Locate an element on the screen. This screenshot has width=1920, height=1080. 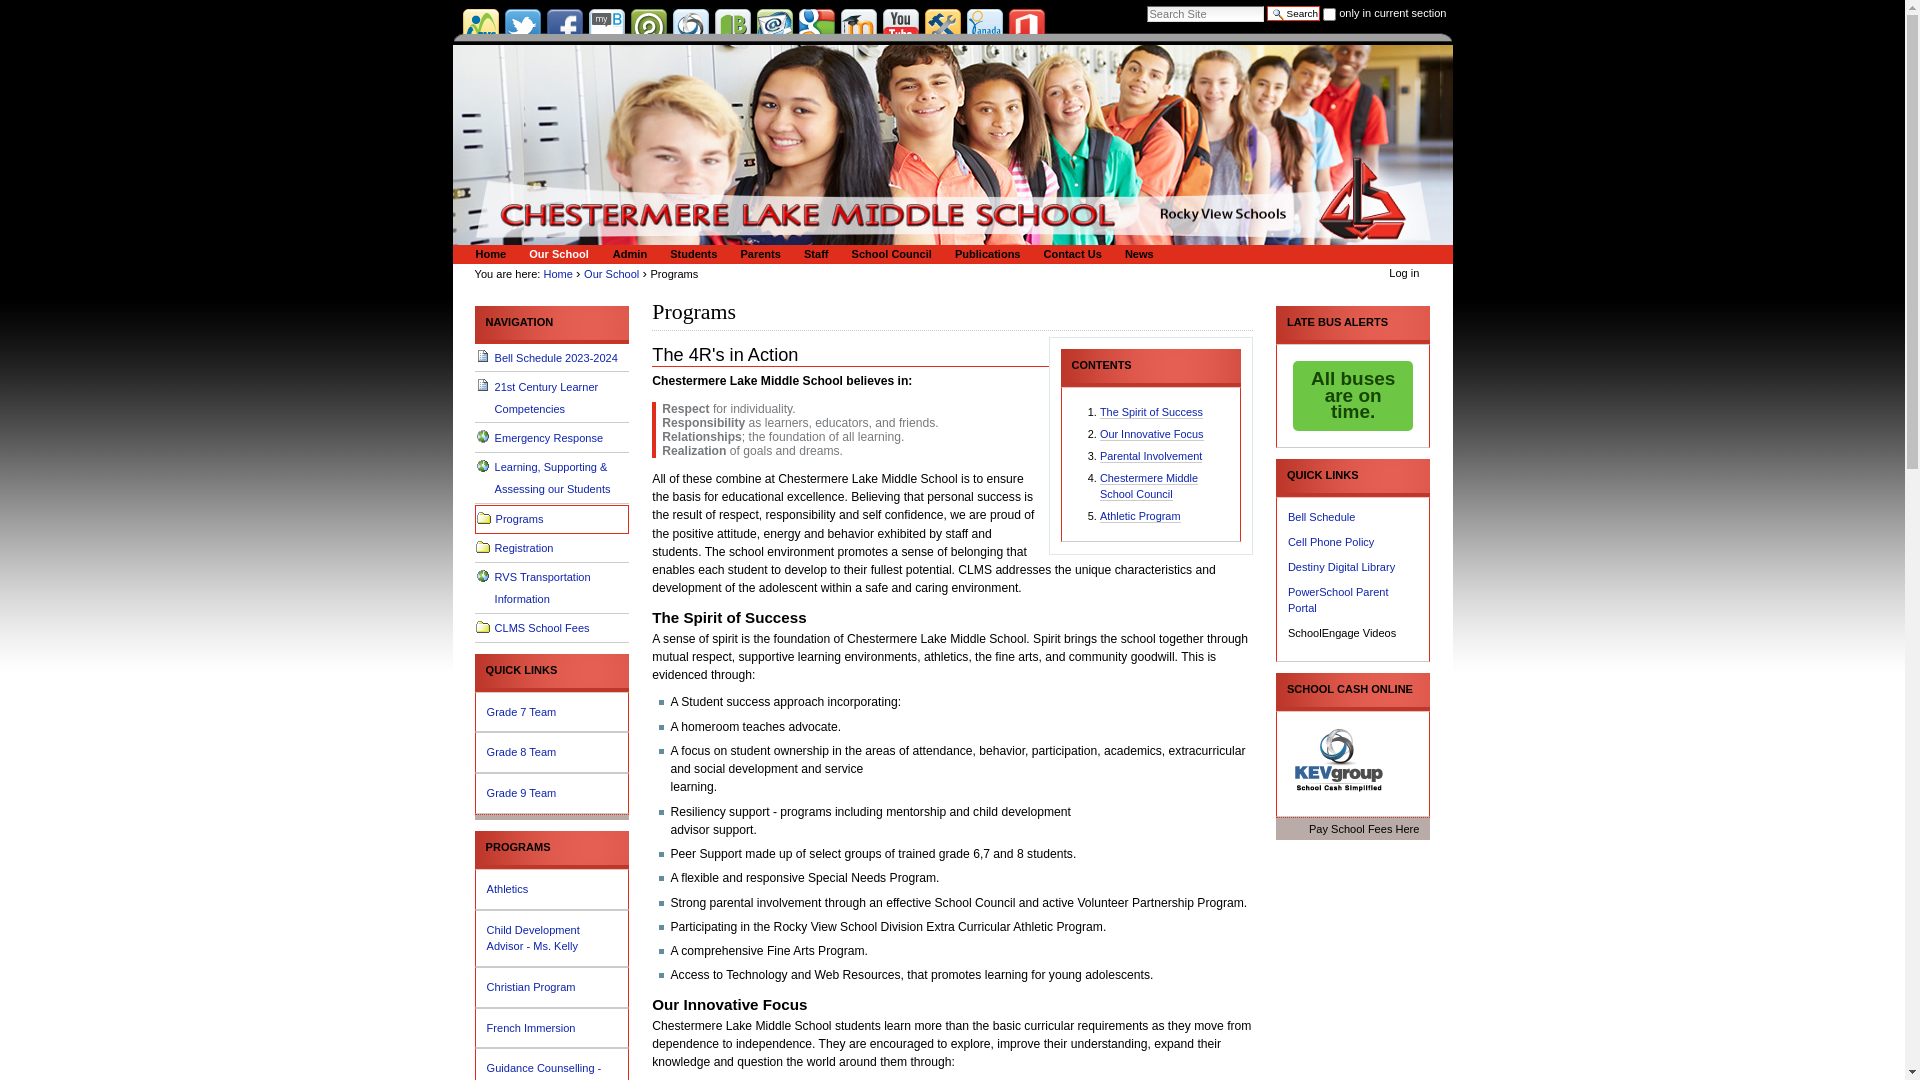
'SchoolEngage Videos' is located at coordinates (1342, 632).